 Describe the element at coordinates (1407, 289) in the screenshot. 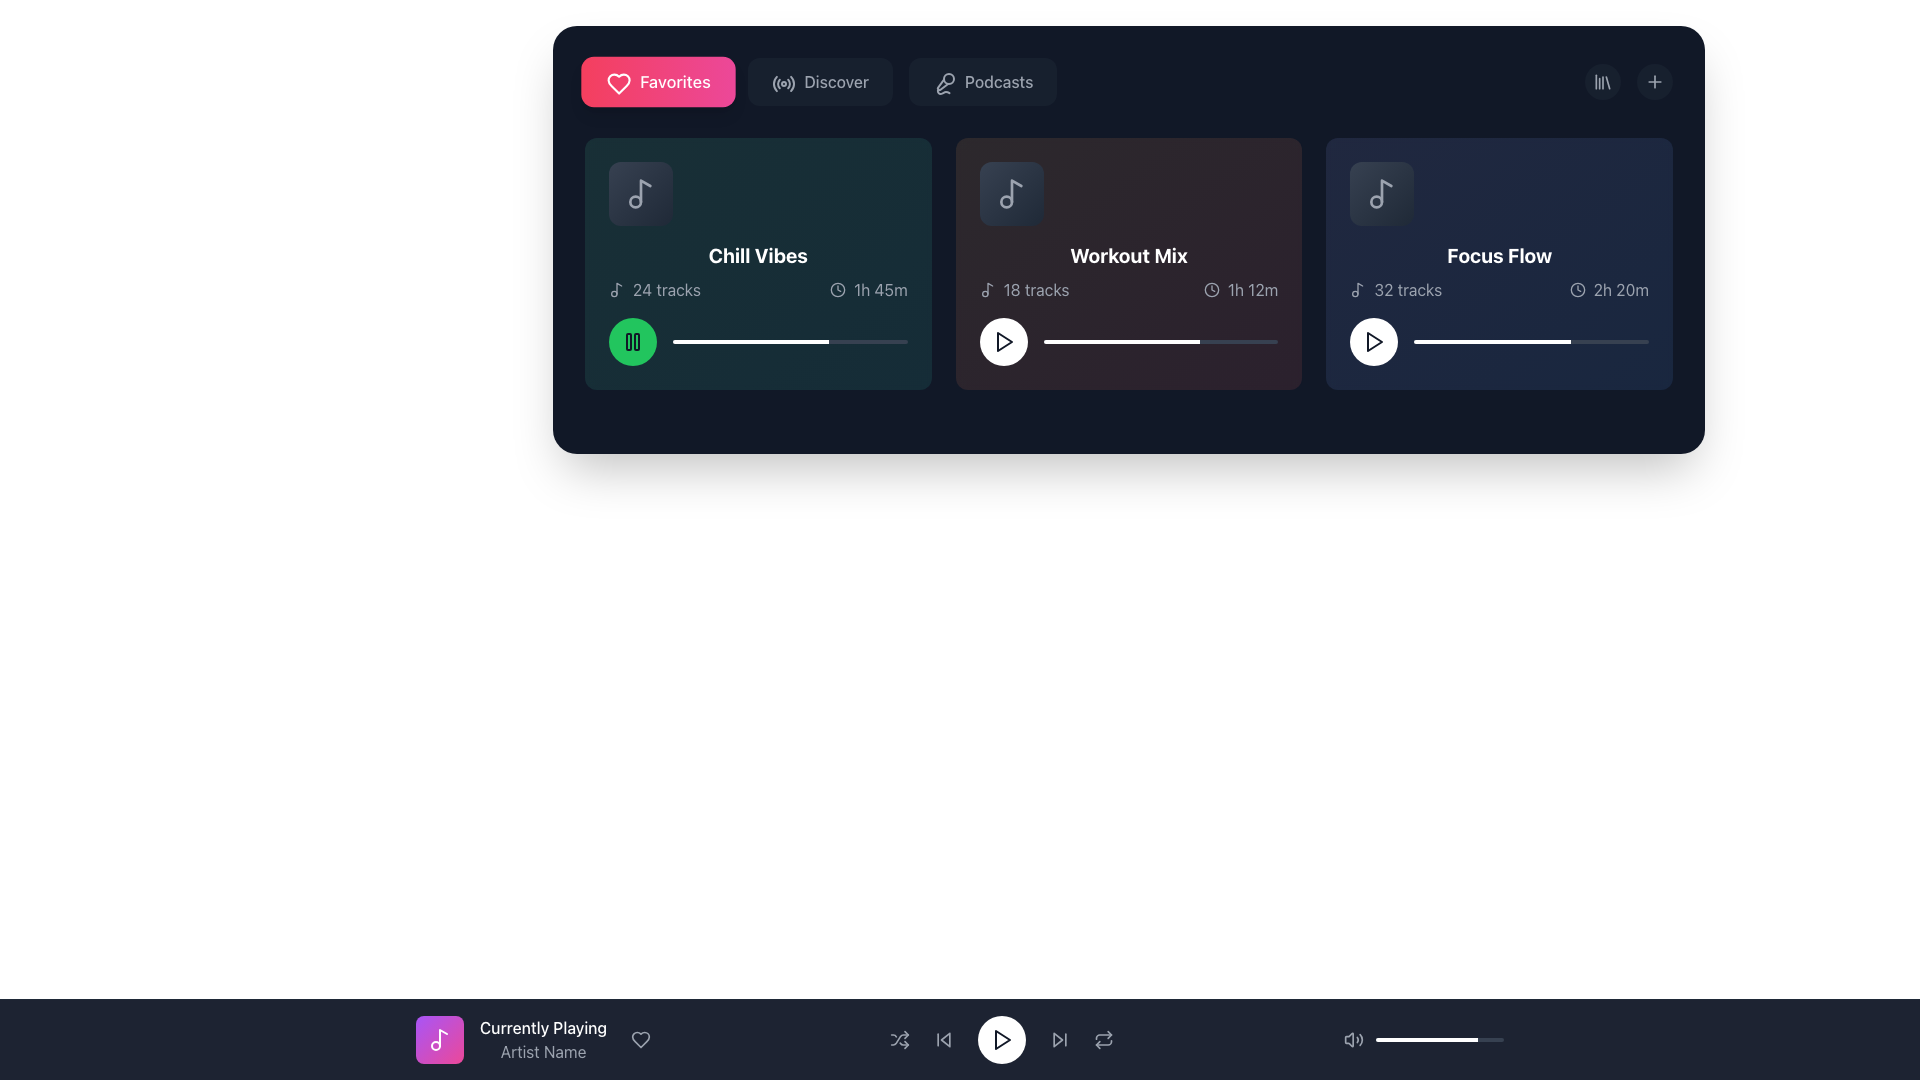

I see `the static text label that reads '32 tracks', which is styled with a light font color against a dark background, located at the bottom of the third card in a horizontal list of music collections` at that location.